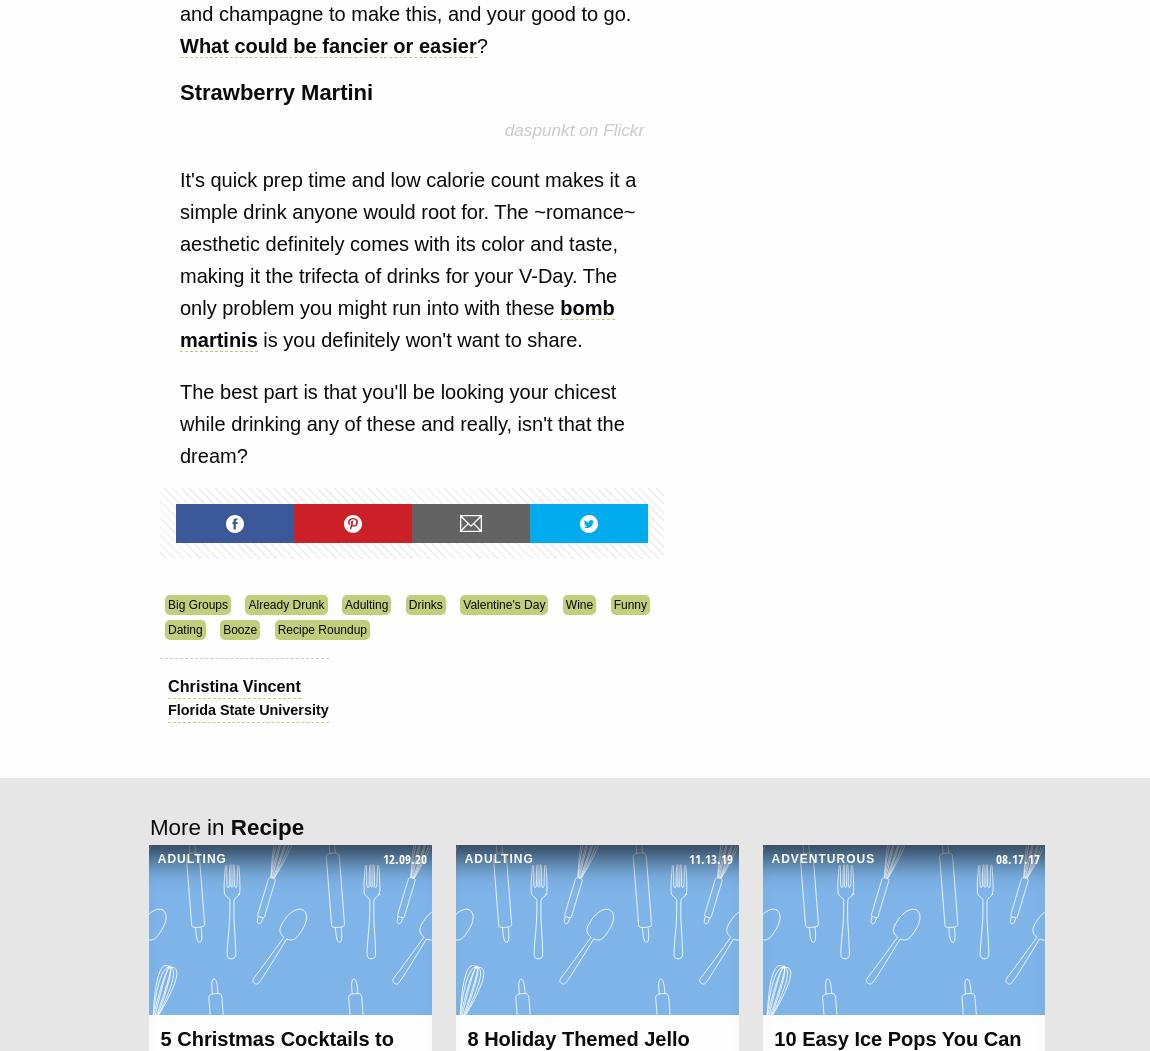 The height and width of the screenshot is (1051, 1150). Describe the element at coordinates (425, 604) in the screenshot. I see `'Drinks'` at that location.